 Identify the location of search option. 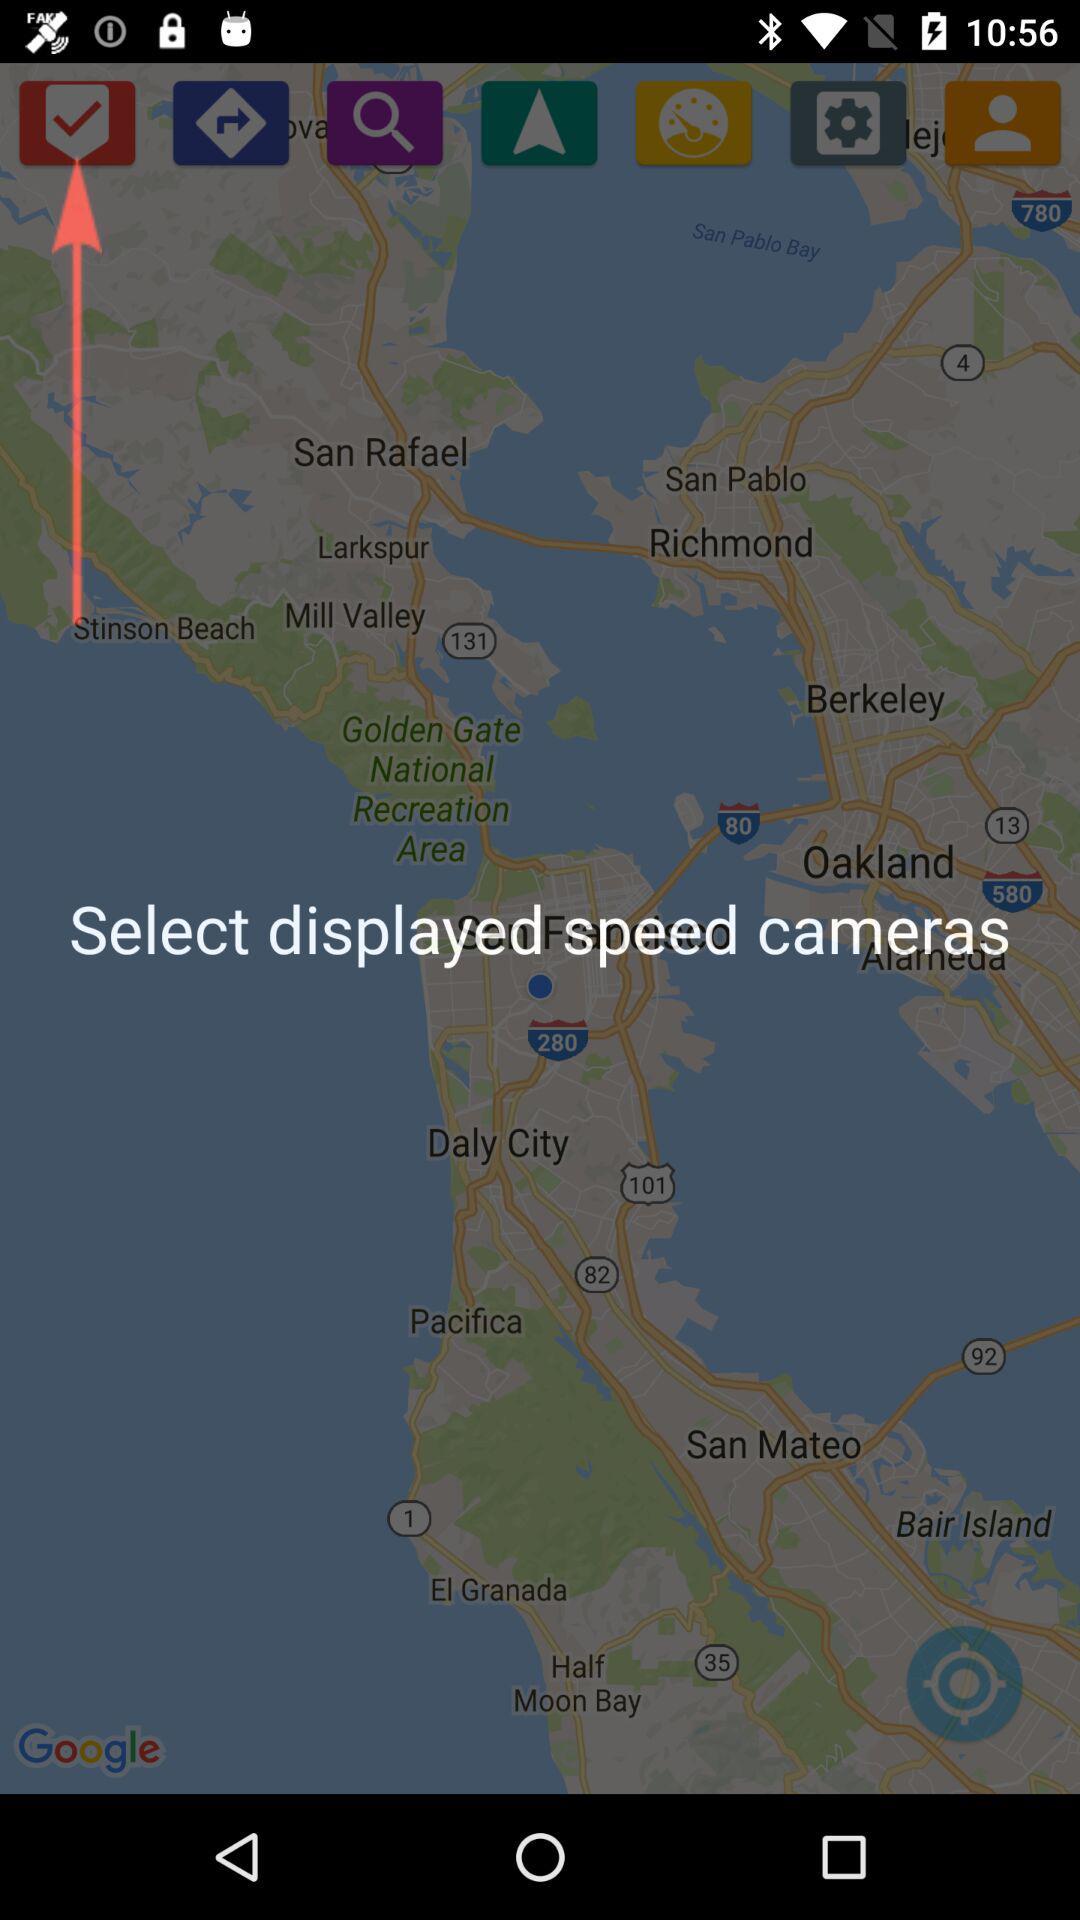
(384, 121).